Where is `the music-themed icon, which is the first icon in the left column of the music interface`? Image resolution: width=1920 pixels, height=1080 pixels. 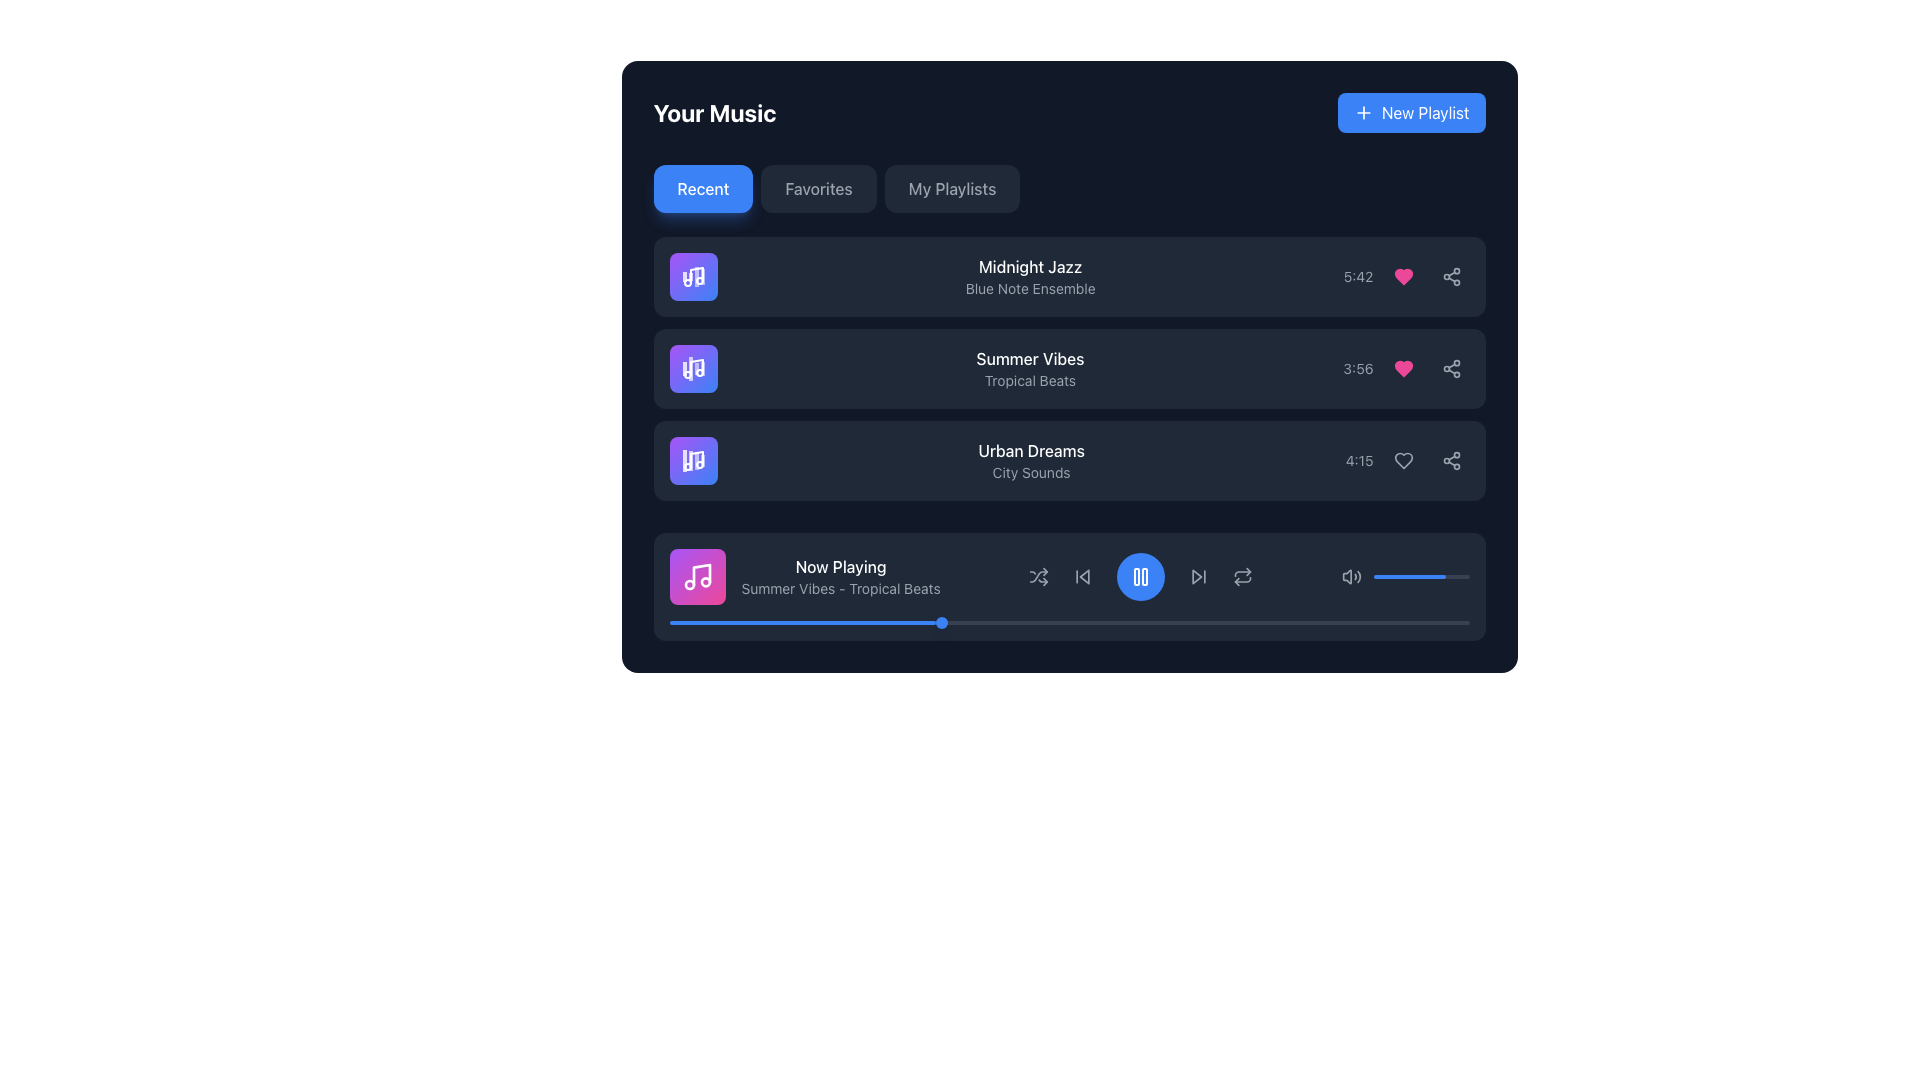
the music-themed icon, which is the first icon in the left column of the music interface is located at coordinates (693, 277).